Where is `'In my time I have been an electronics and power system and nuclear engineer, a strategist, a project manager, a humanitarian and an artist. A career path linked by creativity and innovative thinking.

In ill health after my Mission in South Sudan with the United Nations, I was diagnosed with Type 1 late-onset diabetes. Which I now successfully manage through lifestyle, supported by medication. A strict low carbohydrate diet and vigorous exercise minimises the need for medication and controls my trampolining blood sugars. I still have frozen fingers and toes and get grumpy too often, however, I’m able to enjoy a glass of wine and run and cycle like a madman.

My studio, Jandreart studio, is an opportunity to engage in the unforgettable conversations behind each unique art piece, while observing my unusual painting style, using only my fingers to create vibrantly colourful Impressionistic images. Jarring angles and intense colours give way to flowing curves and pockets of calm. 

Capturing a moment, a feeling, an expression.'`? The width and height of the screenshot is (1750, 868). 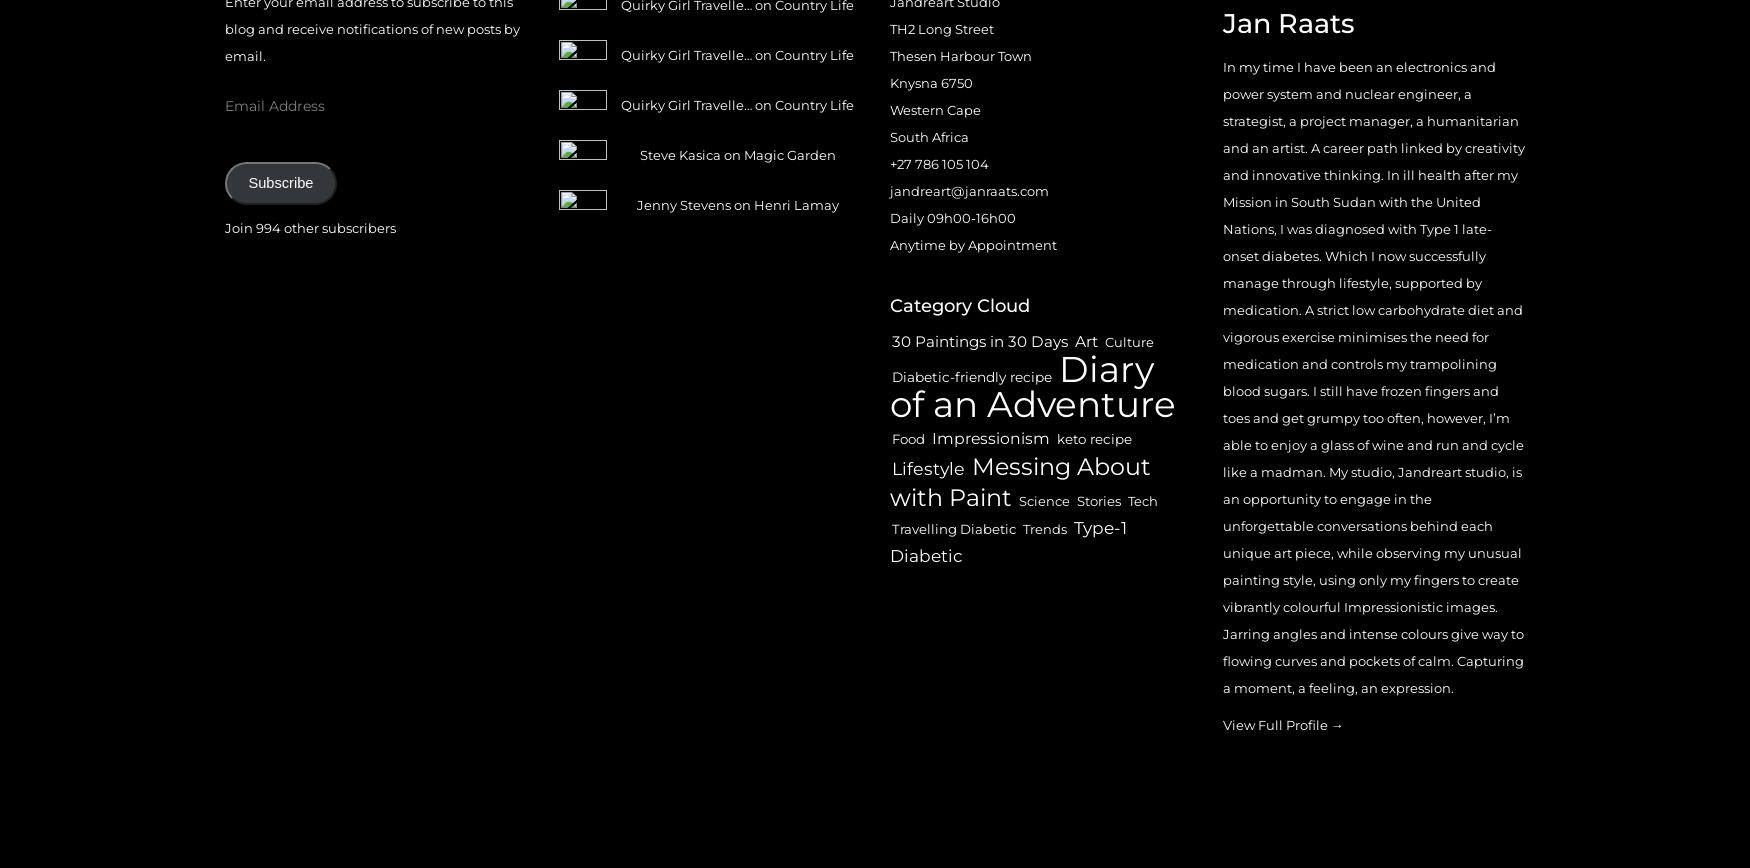
'In my time I have been an electronics and power system and nuclear engineer, a strategist, a project manager, a humanitarian and an artist. A career path linked by creativity and innovative thinking.

In ill health after my Mission in South Sudan with the United Nations, I was diagnosed with Type 1 late-onset diabetes. Which I now successfully manage through lifestyle, supported by medication. A strict low carbohydrate diet and vigorous exercise minimises the need for medication and controls my trampolining blood sugars. I still have frozen fingers and toes and get grumpy too often, however, I’m able to enjoy a glass of wine and run and cycle like a madman.

My studio, Jandreart studio, is an opportunity to engage in the unforgettable conversations behind each unique art piece, while observing my unusual painting style, using only my fingers to create vibrantly colourful Impressionistic images. Jarring angles and intense colours give way to flowing curves and pockets of calm. 

Capturing a moment, a feeling, an expression.' is located at coordinates (1373, 376).